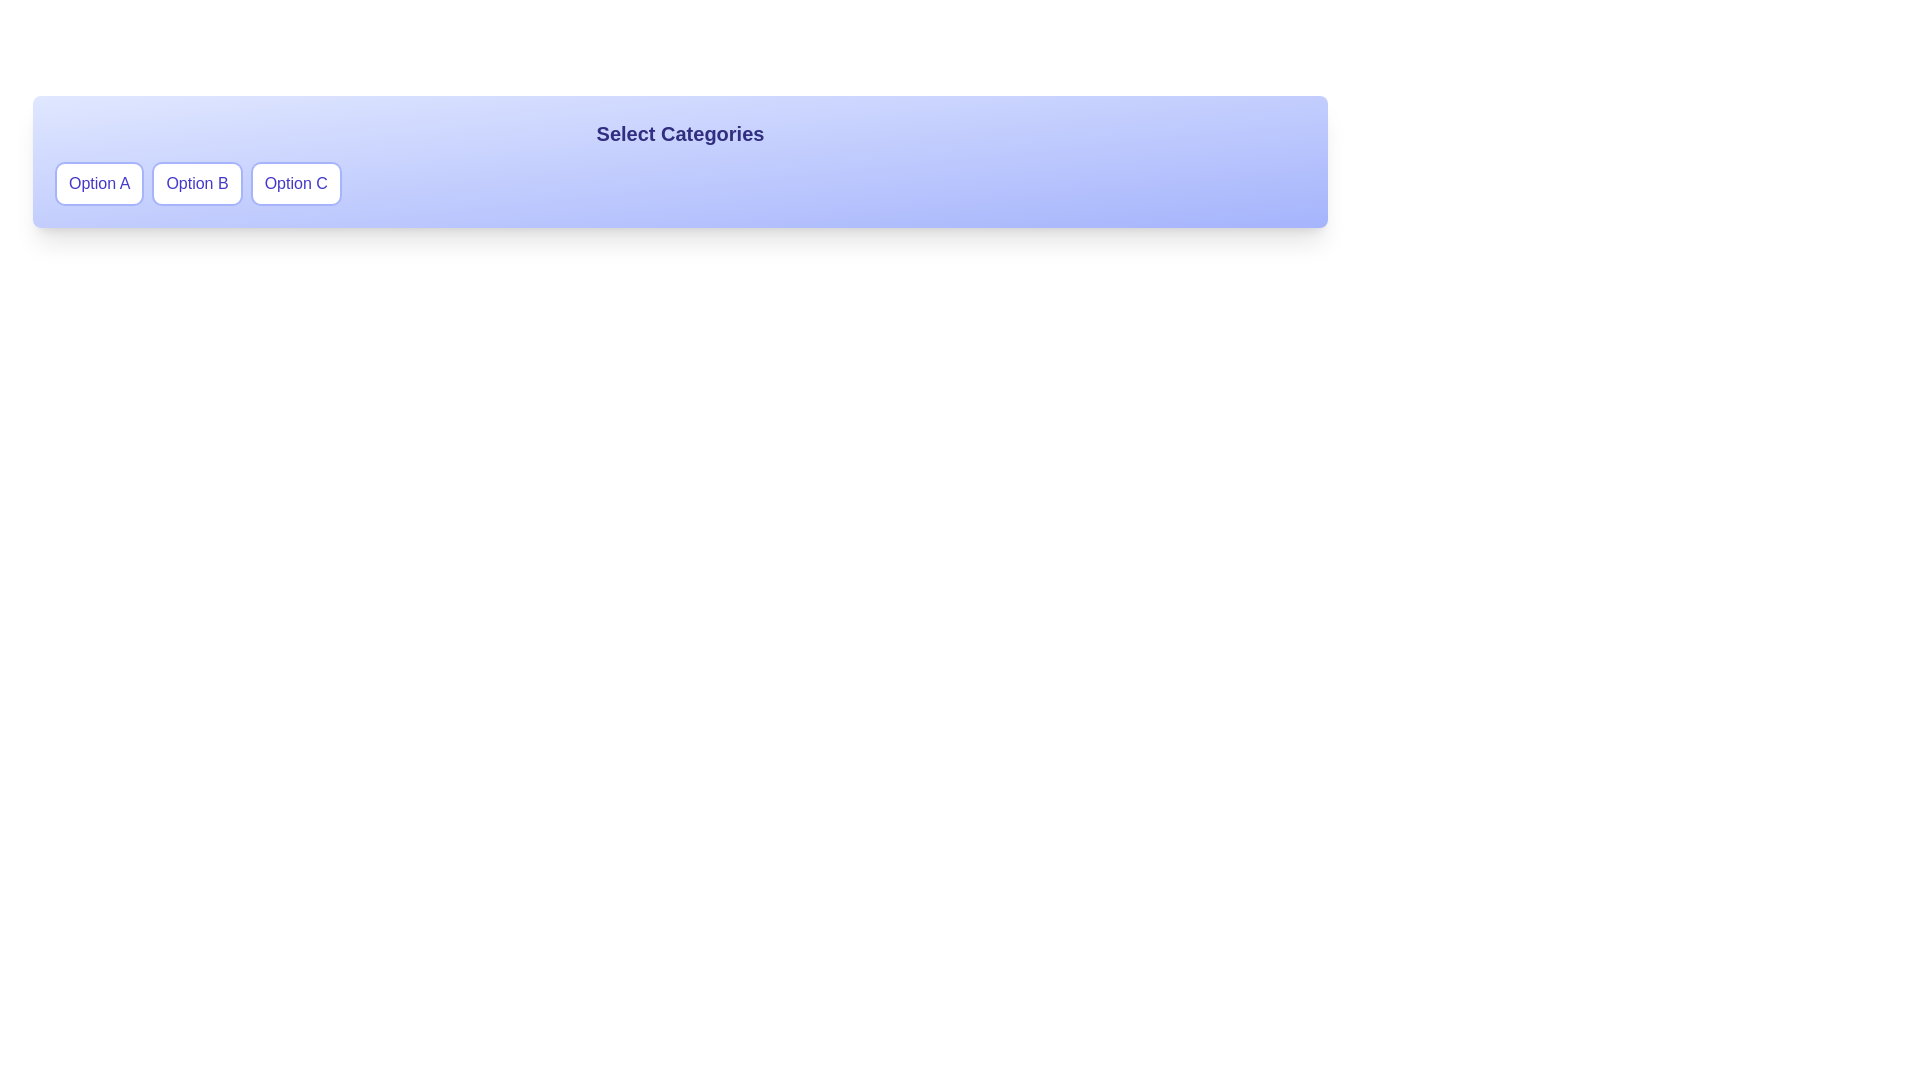  Describe the element at coordinates (295, 184) in the screenshot. I see `the button labeled Option C to observe any visual change` at that location.